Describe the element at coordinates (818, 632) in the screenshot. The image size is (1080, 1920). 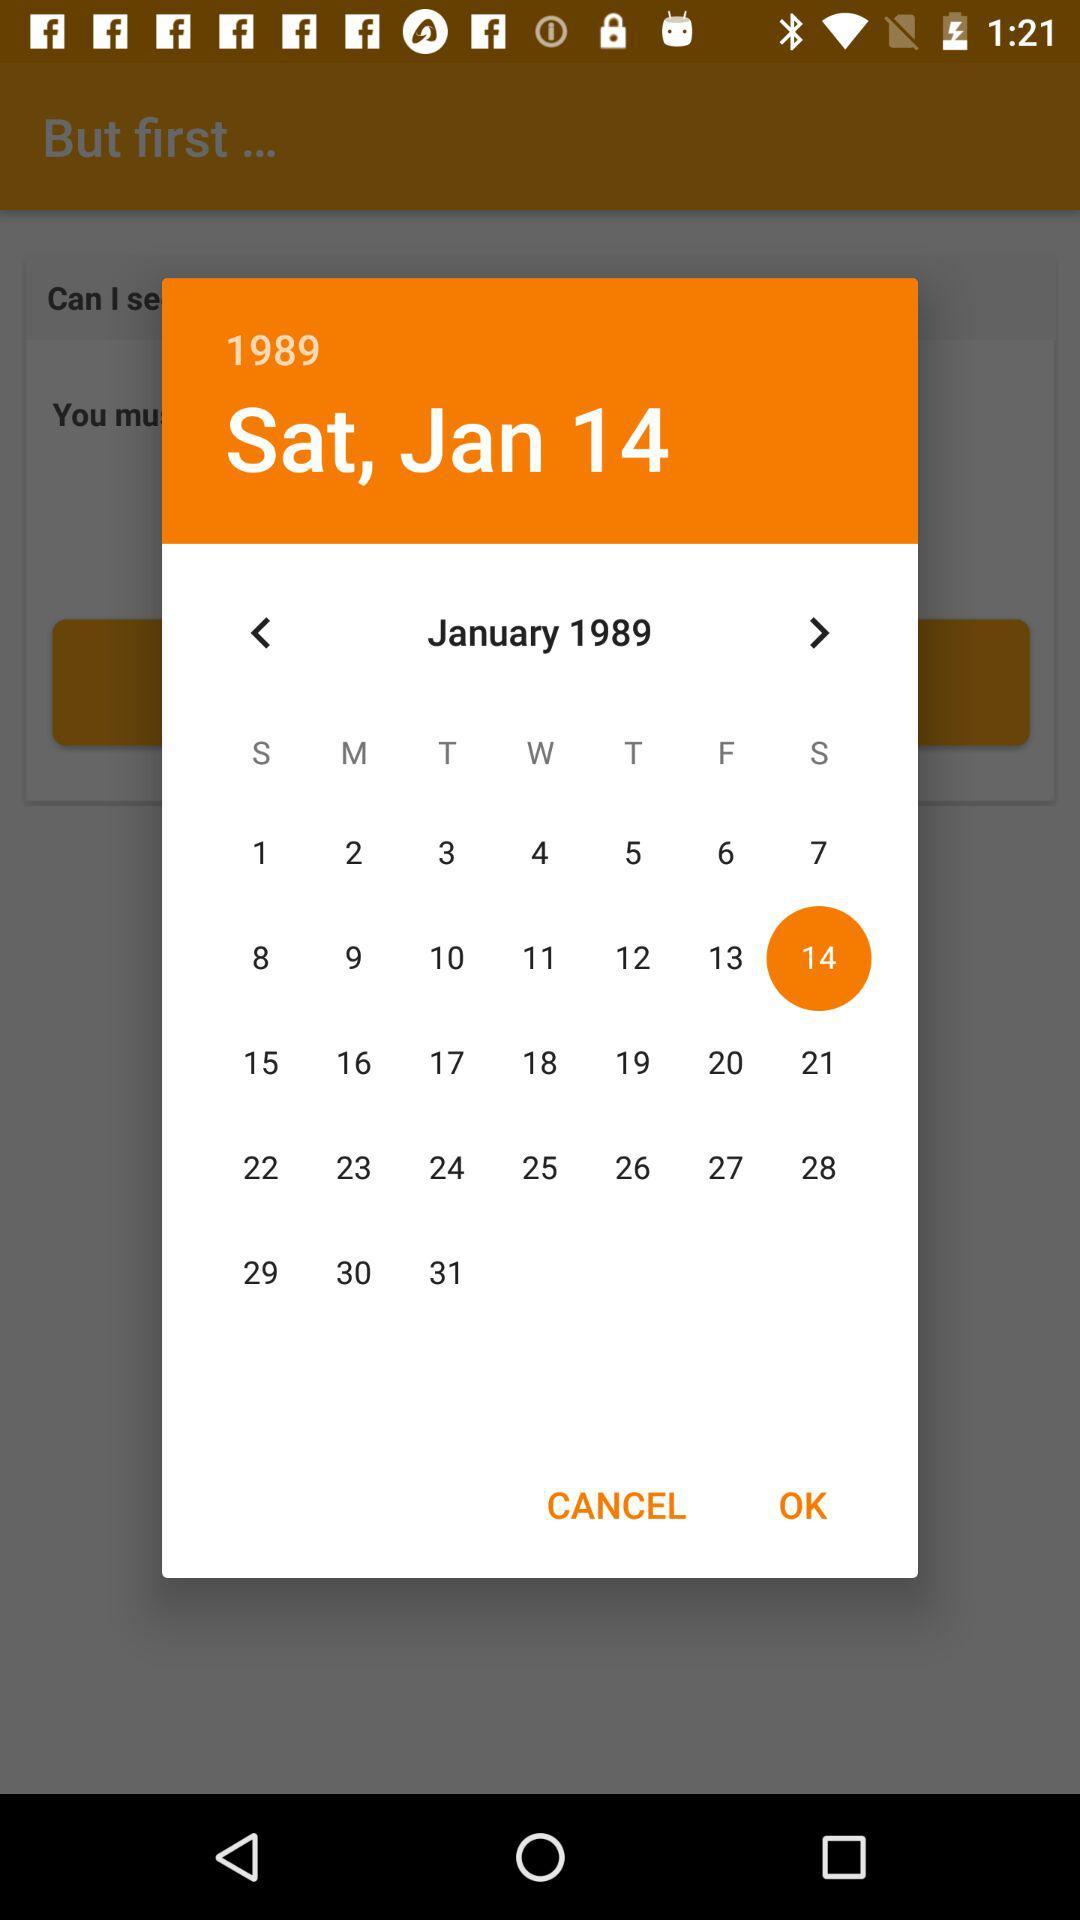
I see `the item at the top right corner` at that location.